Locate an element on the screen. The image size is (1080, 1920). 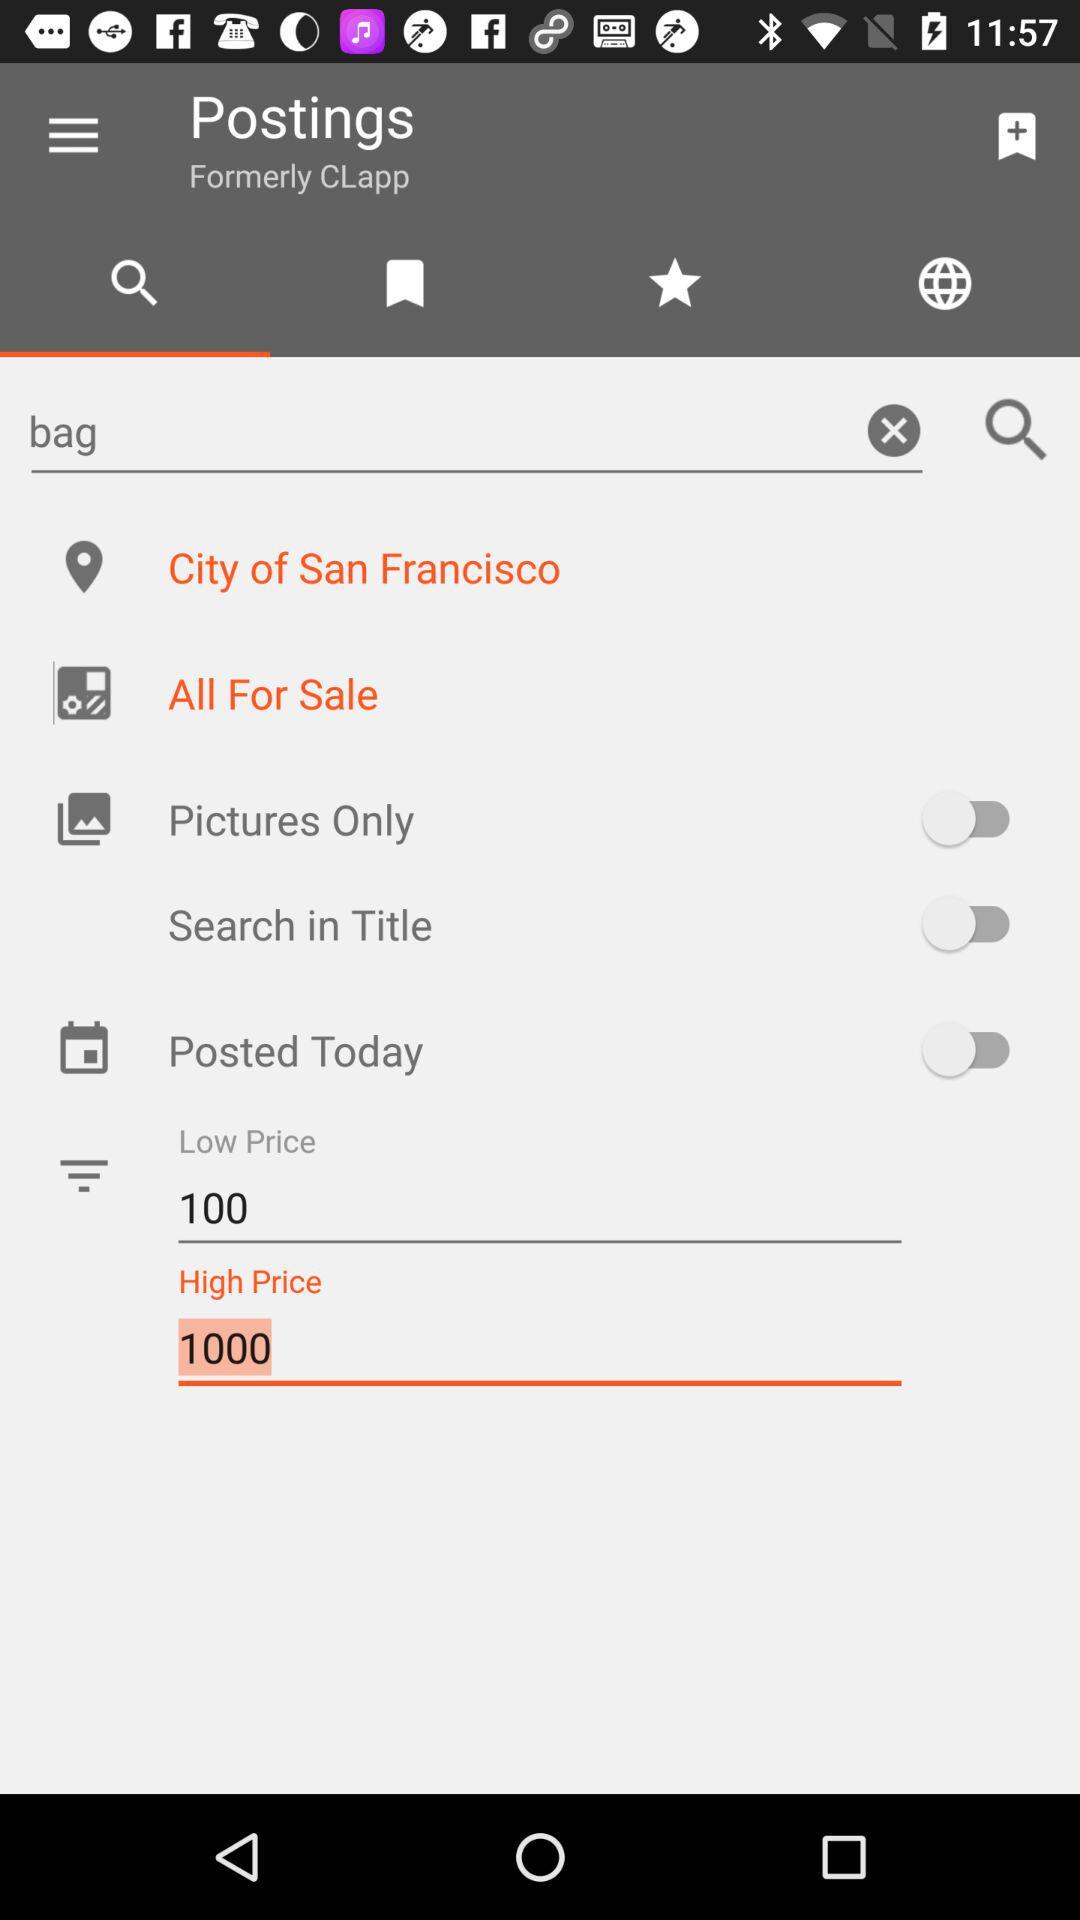
item below the 100 item is located at coordinates (540, 1348).